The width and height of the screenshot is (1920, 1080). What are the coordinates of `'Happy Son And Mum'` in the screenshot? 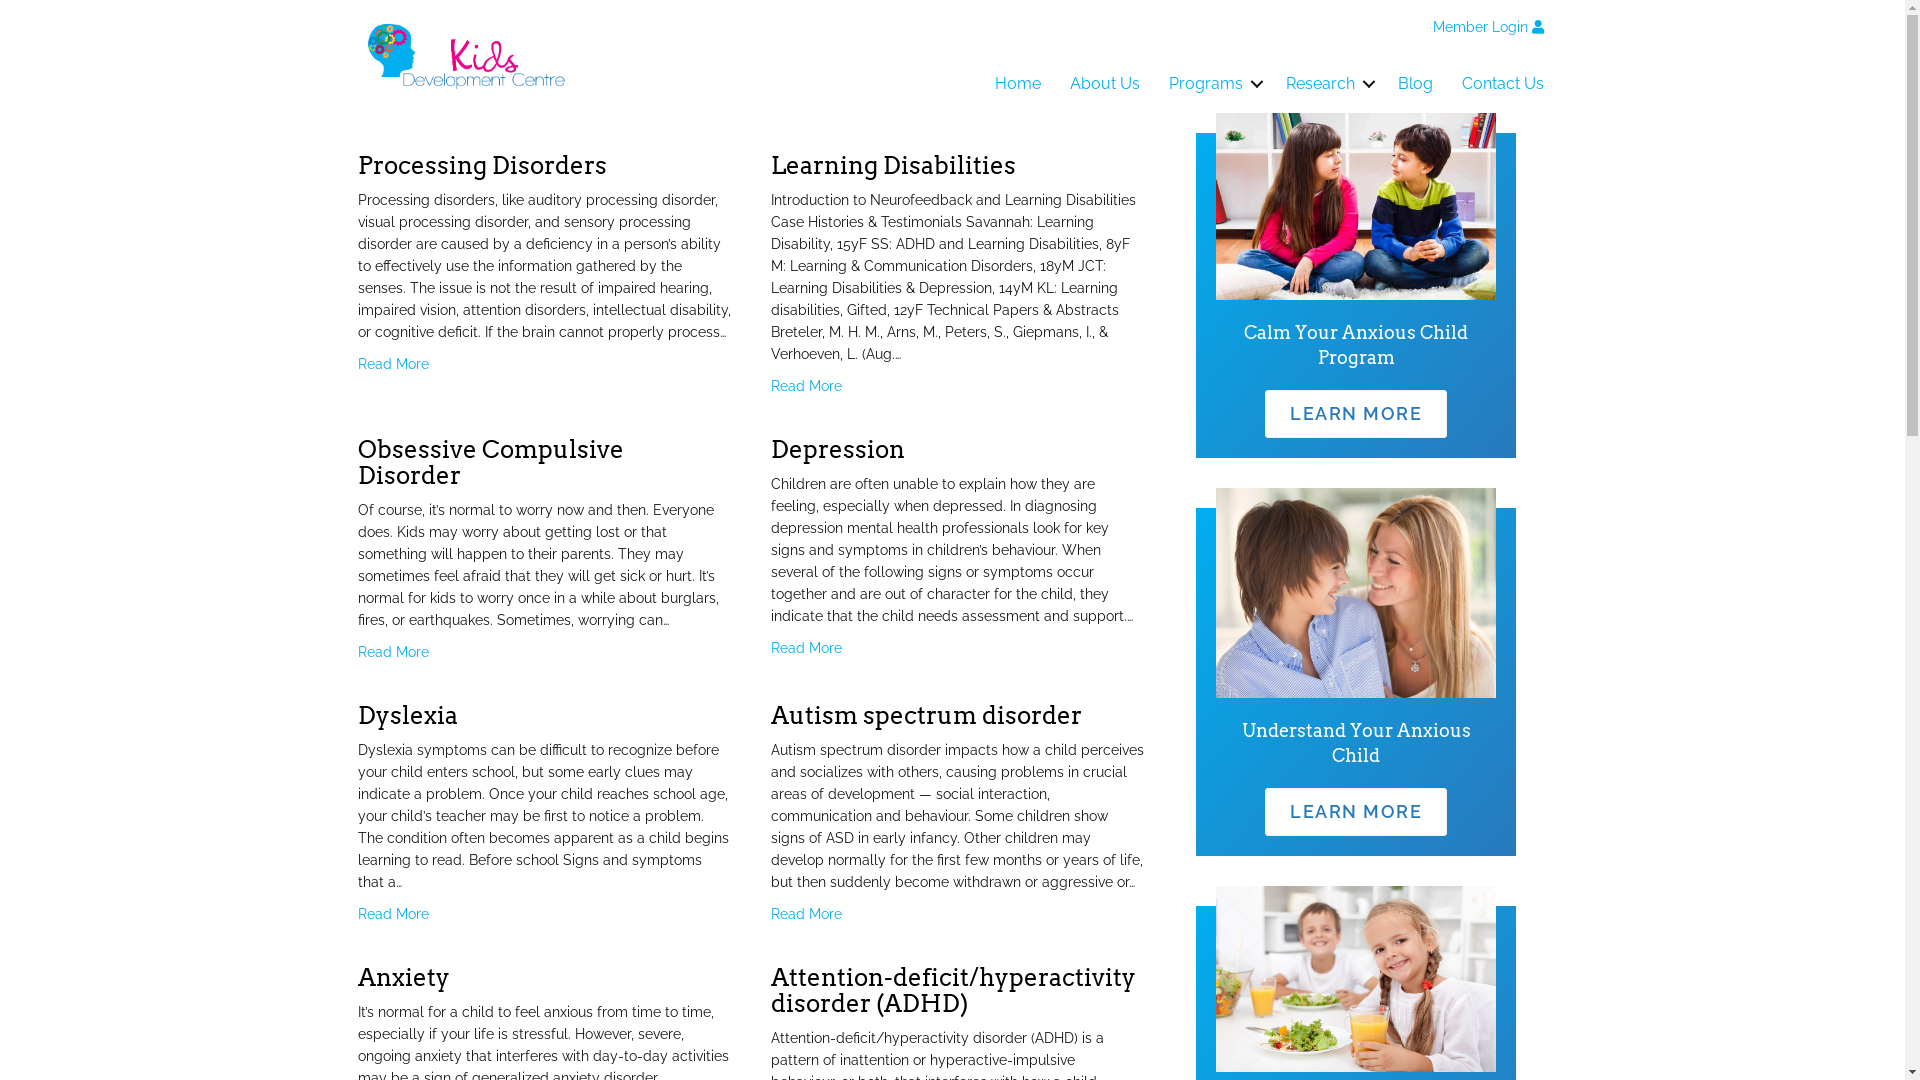 It's located at (1214, 592).